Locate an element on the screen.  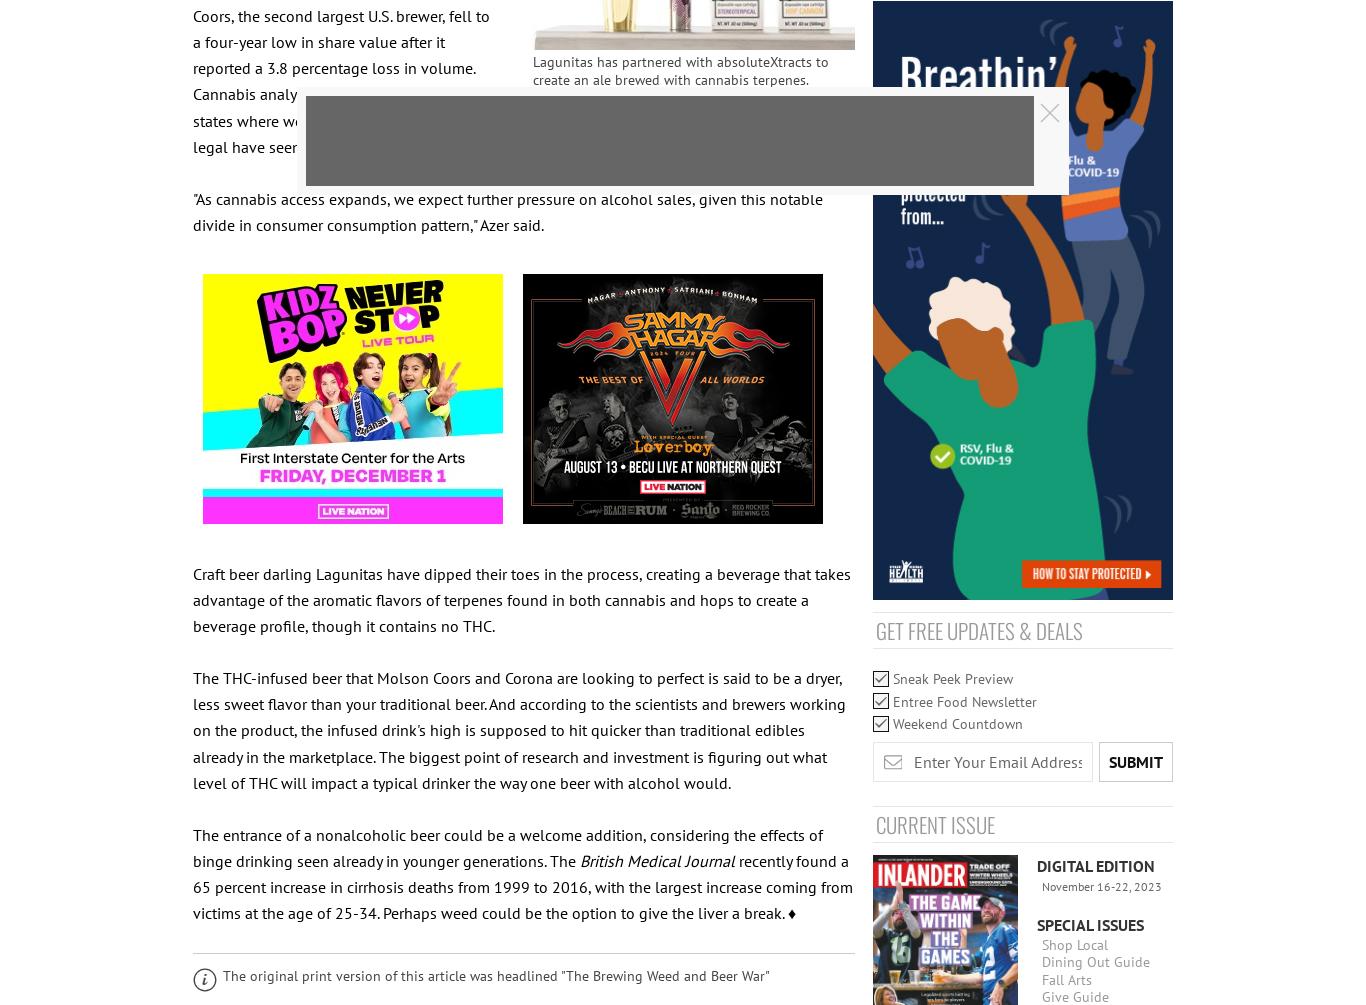
'The entrance of a nonalcoholic beer could be a welcome addition, considering the effects of binge drinking seen already in younger generations. The' is located at coordinates (508, 847).